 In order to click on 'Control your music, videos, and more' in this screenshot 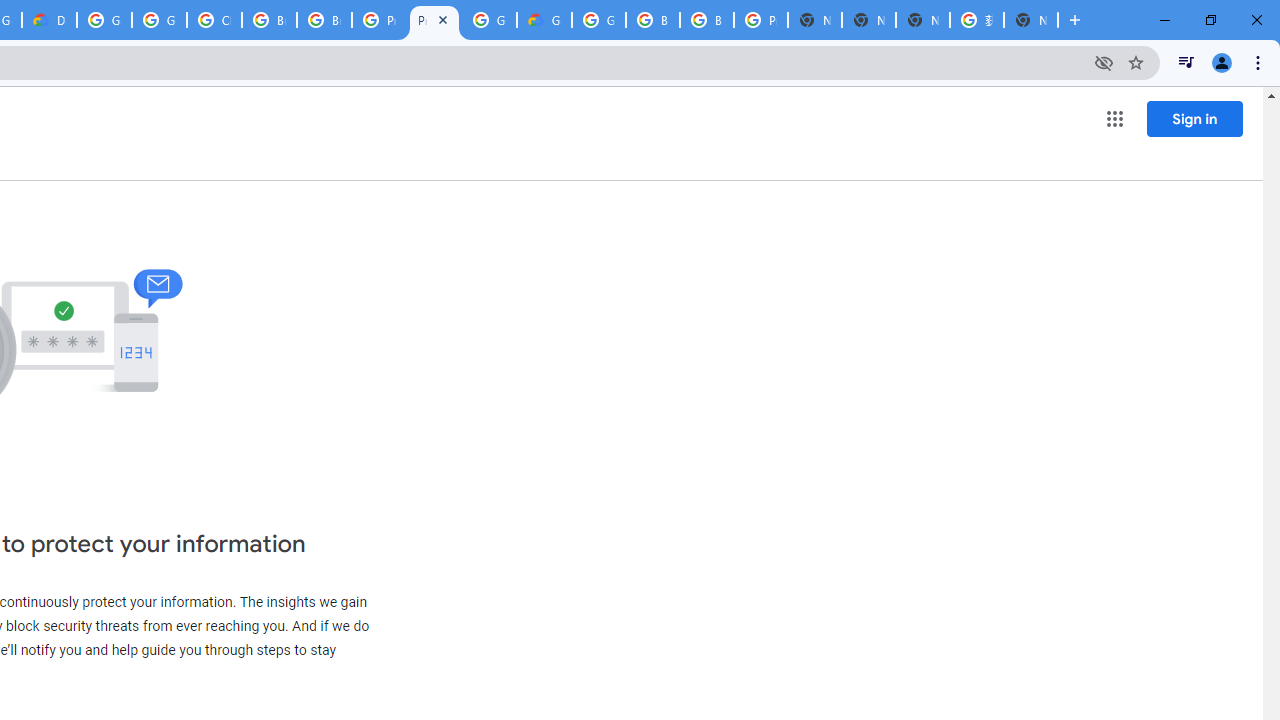, I will do `click(1185, 61)`.